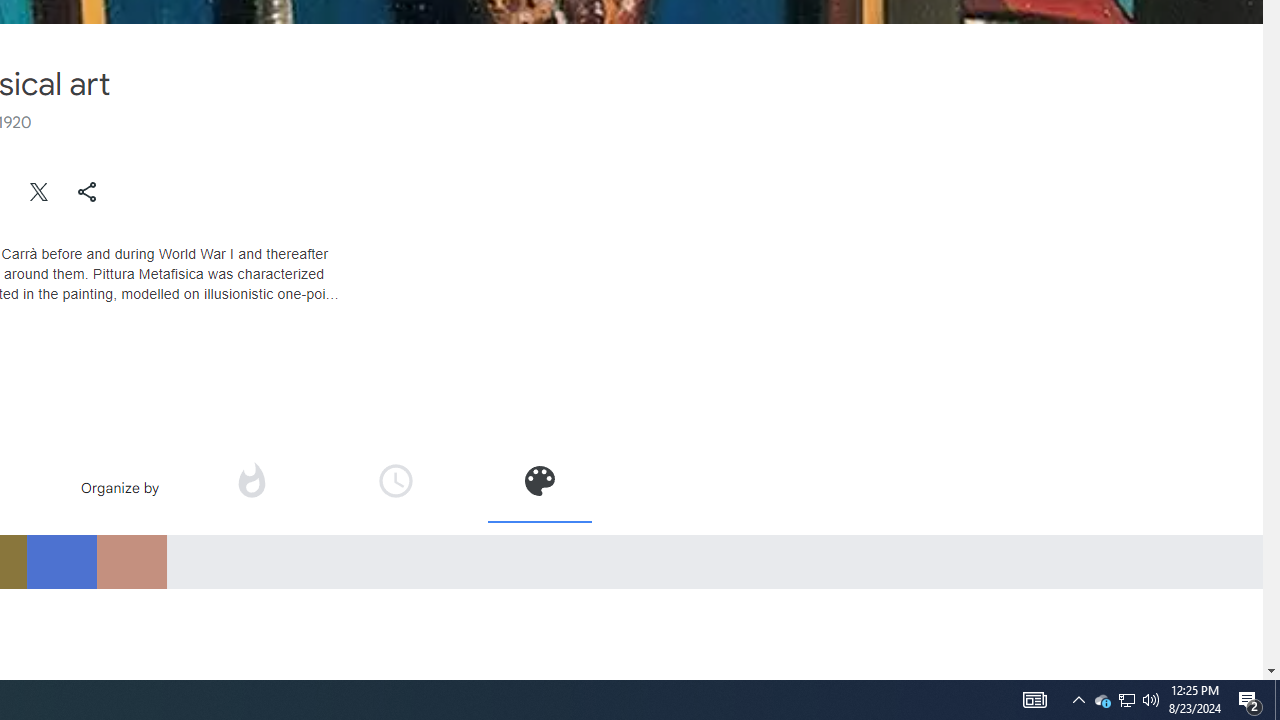 The height and width of the screenshot is (720, 1280). I want to click on 'Share on Twitter', so click(39, 191).